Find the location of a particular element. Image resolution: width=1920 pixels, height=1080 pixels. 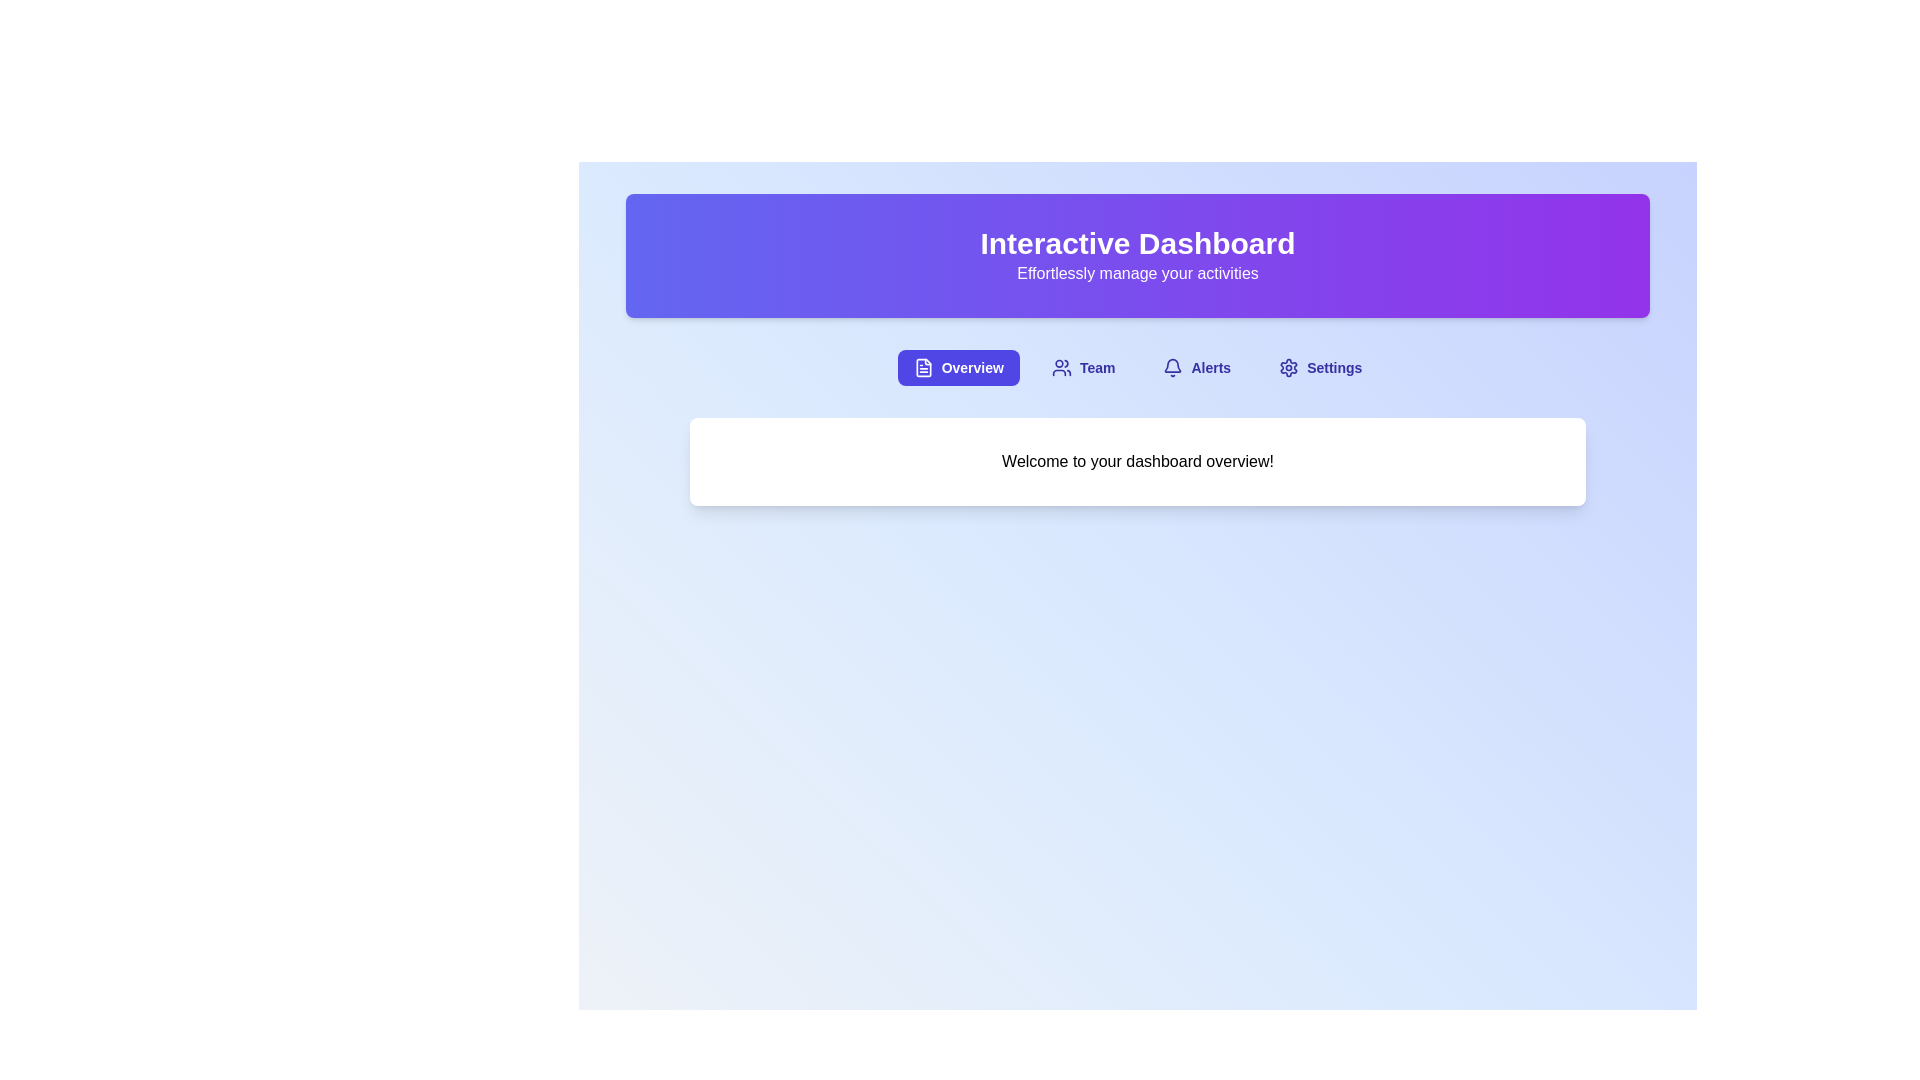

the group of people icon located to the left of the 'Team' text in the navigation button is located at coordinates (1060, 367).